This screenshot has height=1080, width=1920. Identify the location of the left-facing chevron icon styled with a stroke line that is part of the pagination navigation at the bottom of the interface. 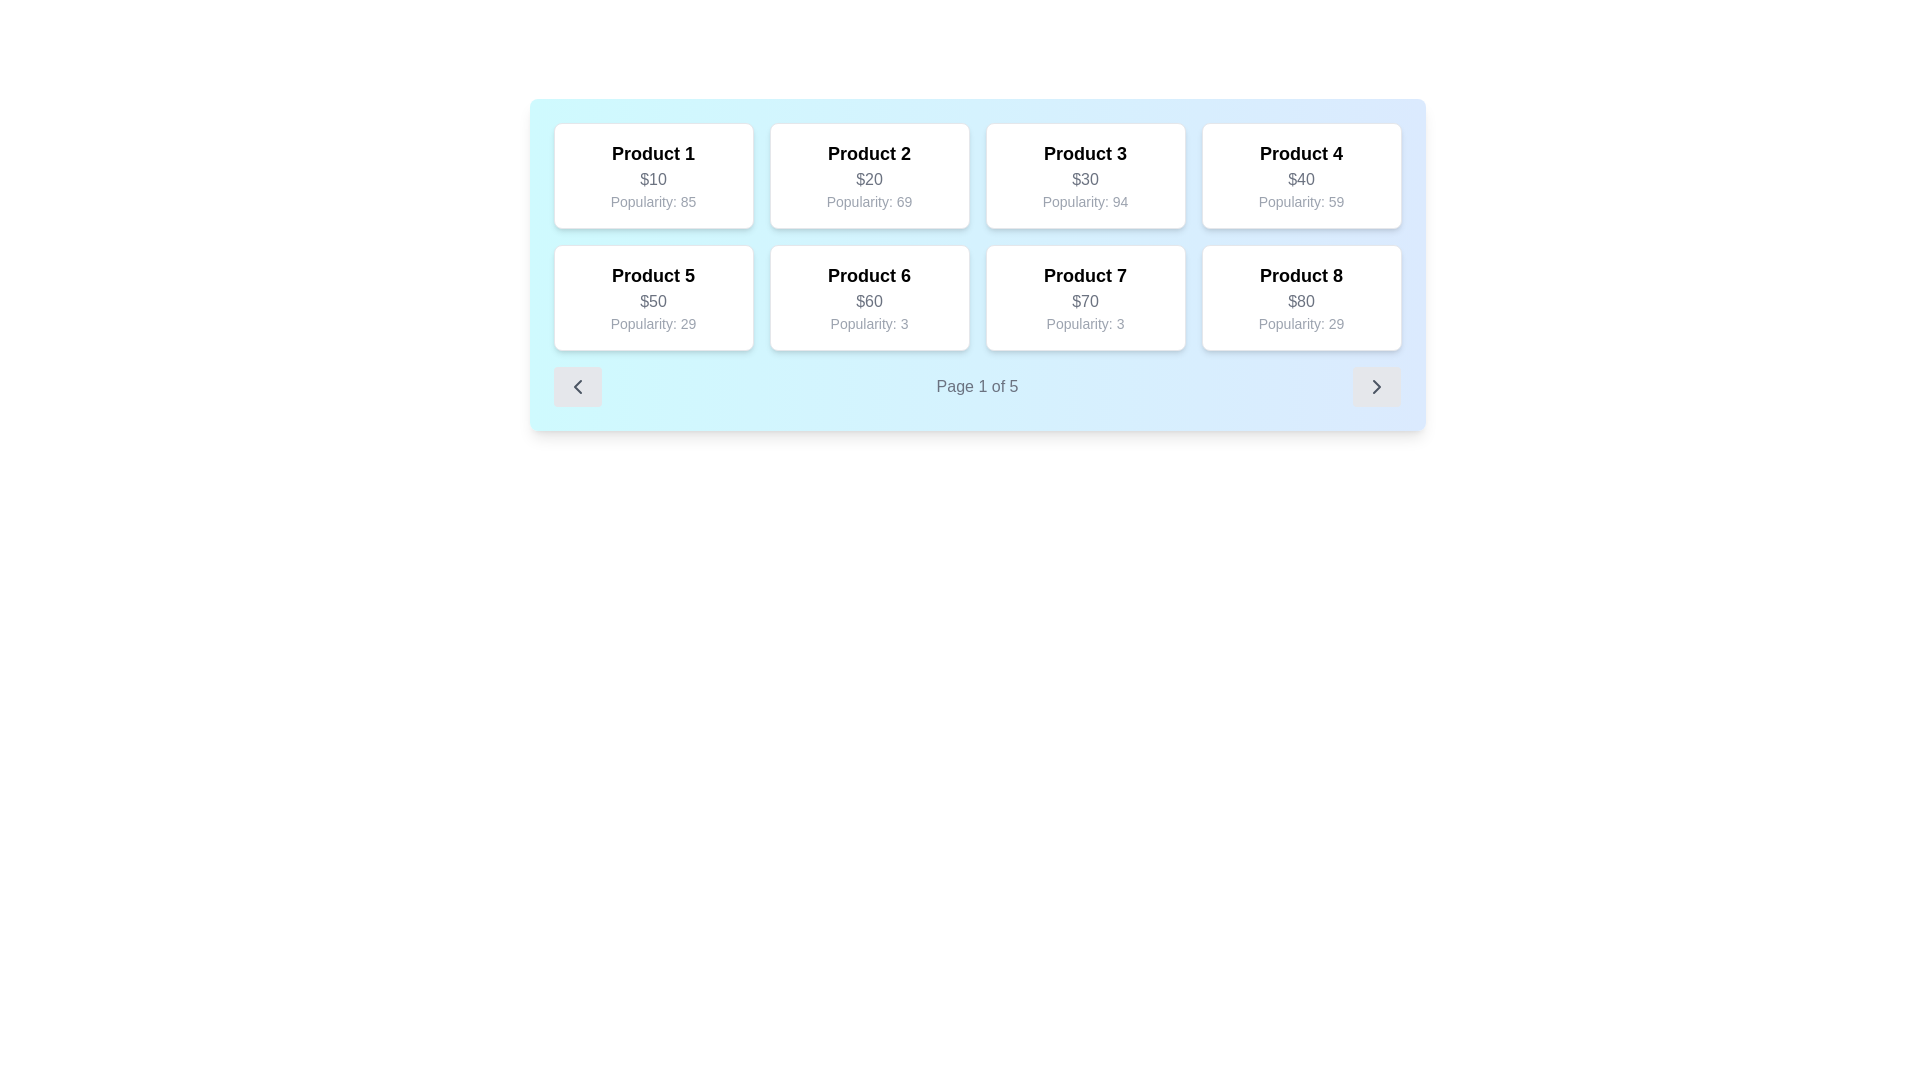
(576, 386).